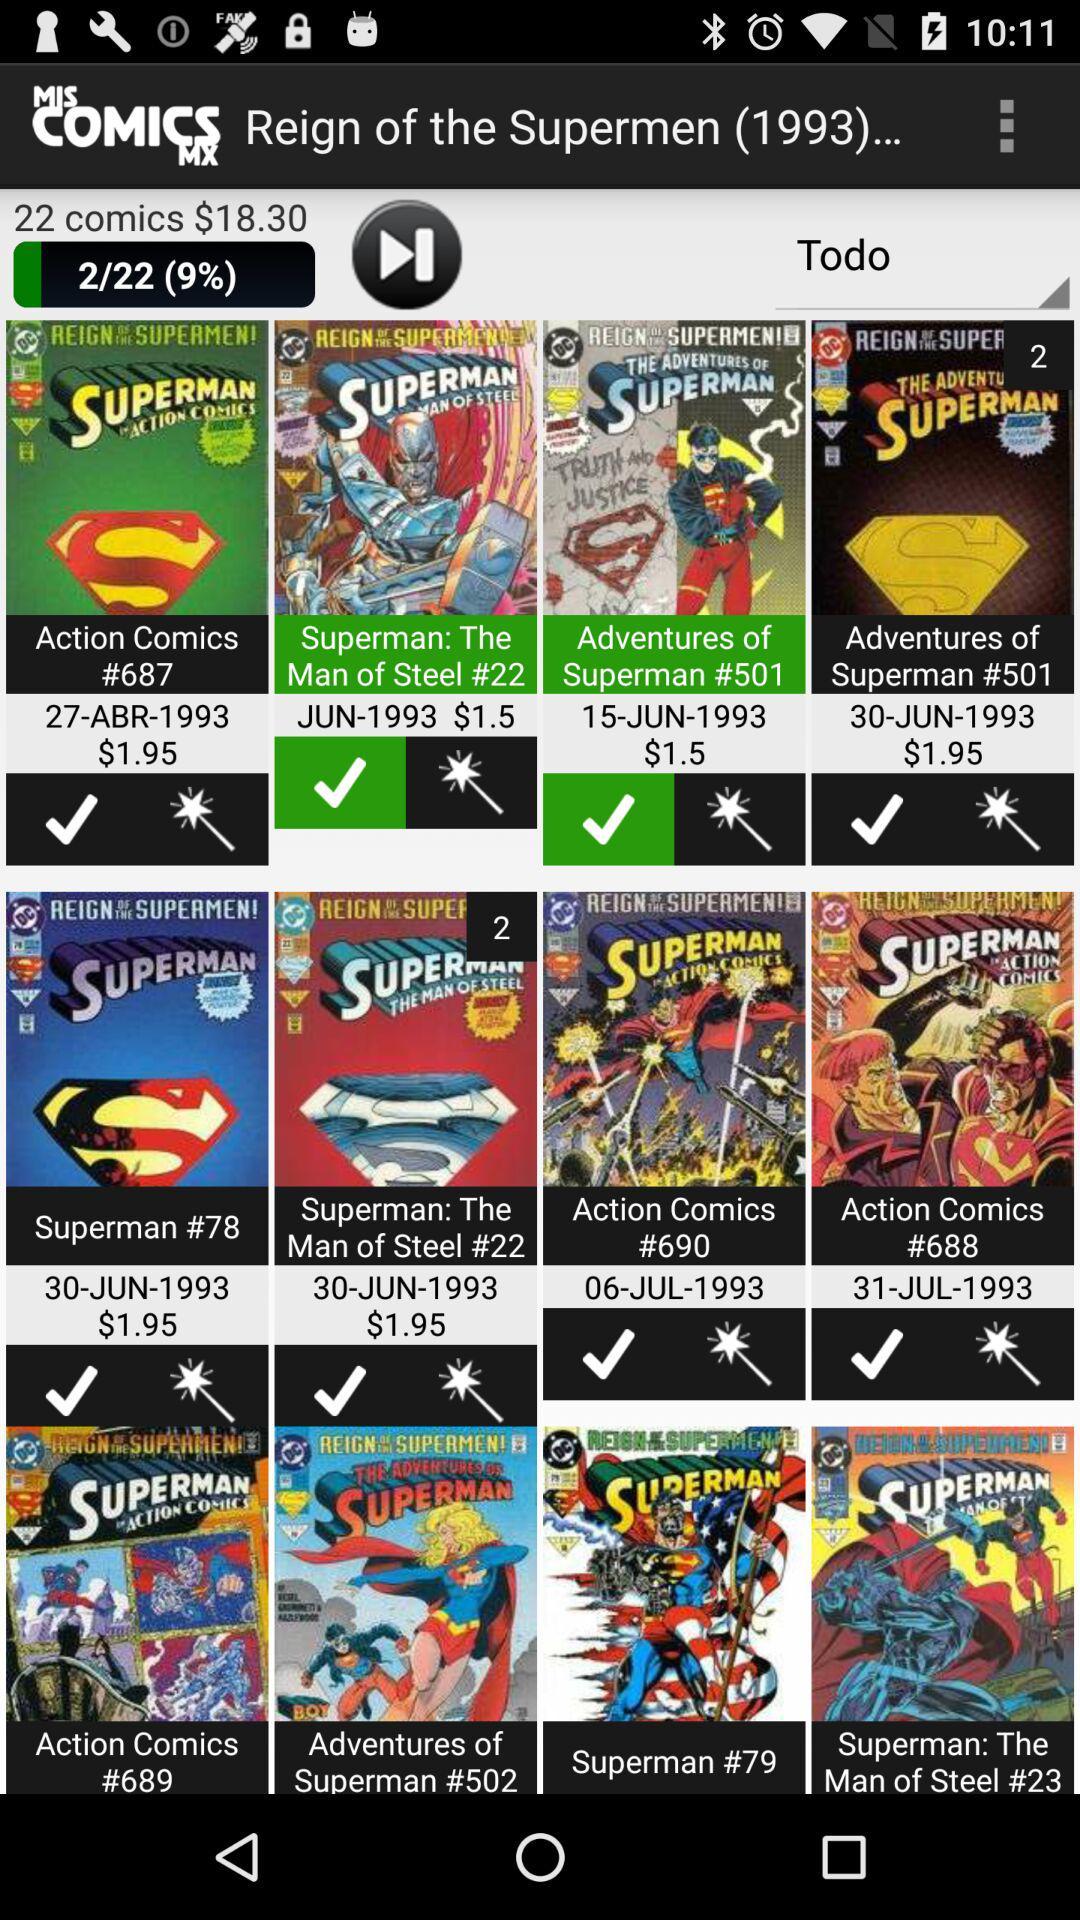  What do you see at coordinates (405, 271) in the screenshot?
I see `the skip_next icon` at bounding box center [405, 271].